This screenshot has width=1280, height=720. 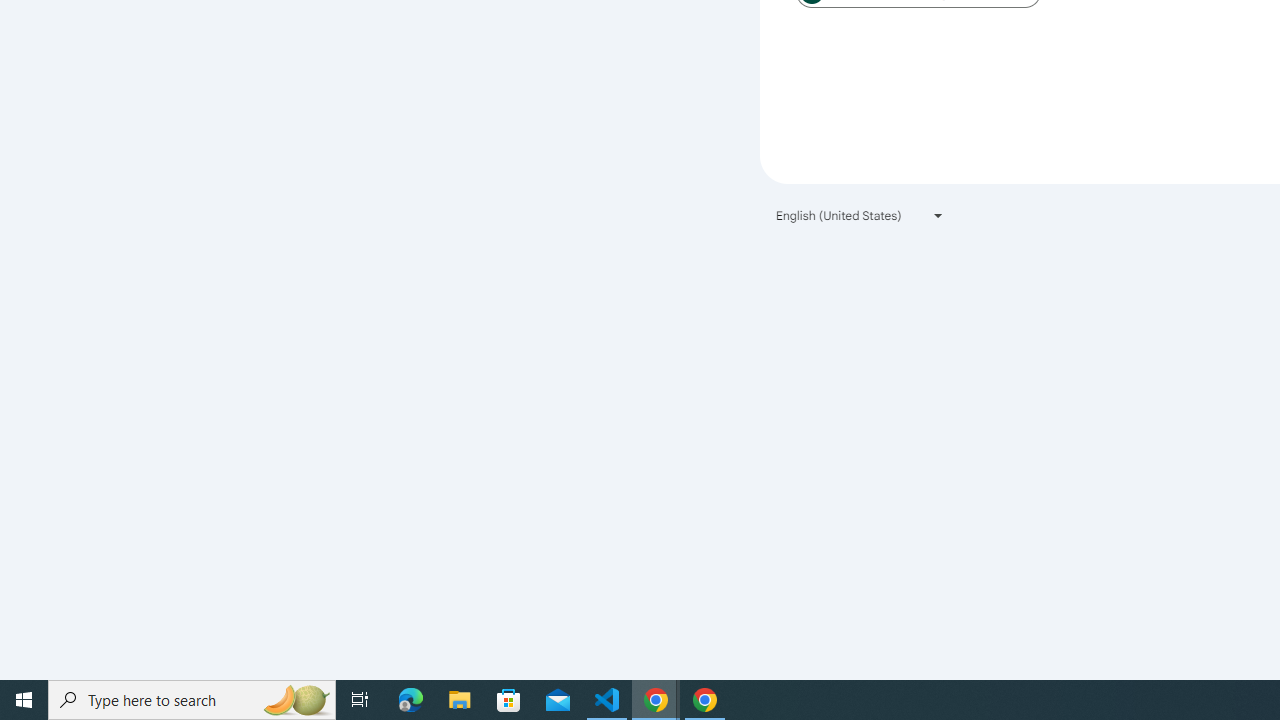 I want to click on 'English (United States)', so click(x=860, y=215).